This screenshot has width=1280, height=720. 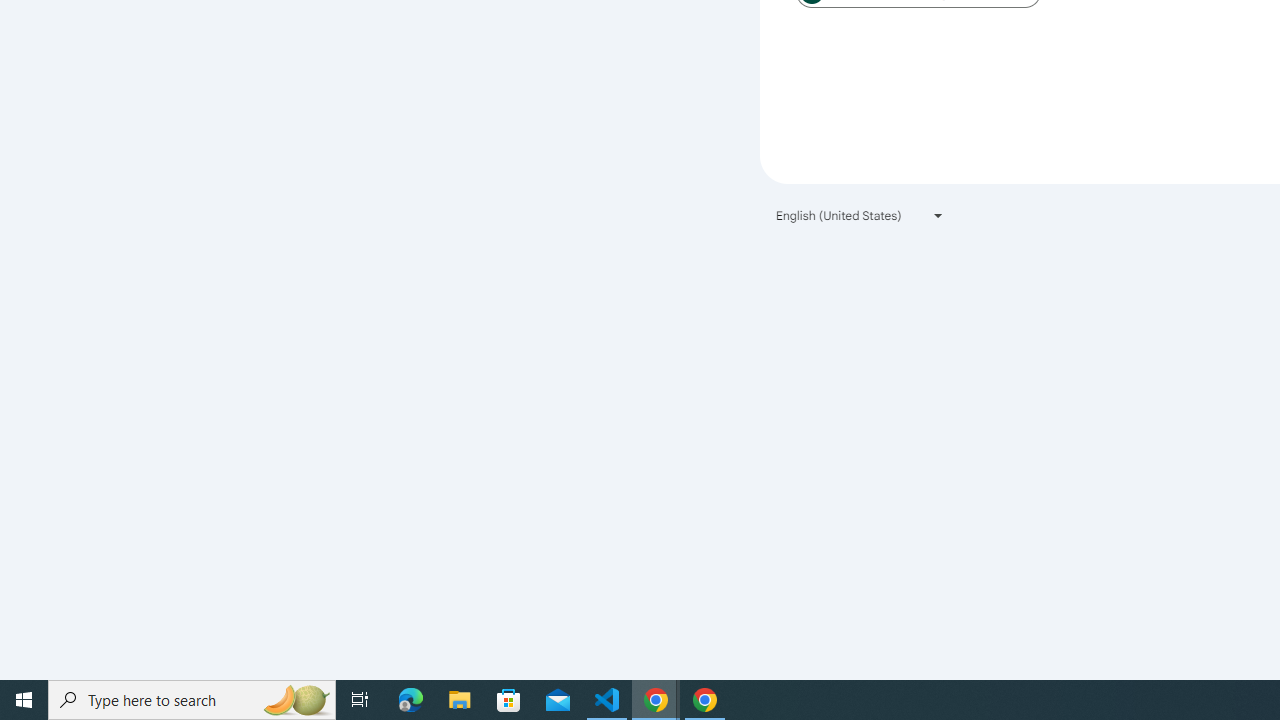 I want to click on 'English (United States)', so click(x=860, y=215).